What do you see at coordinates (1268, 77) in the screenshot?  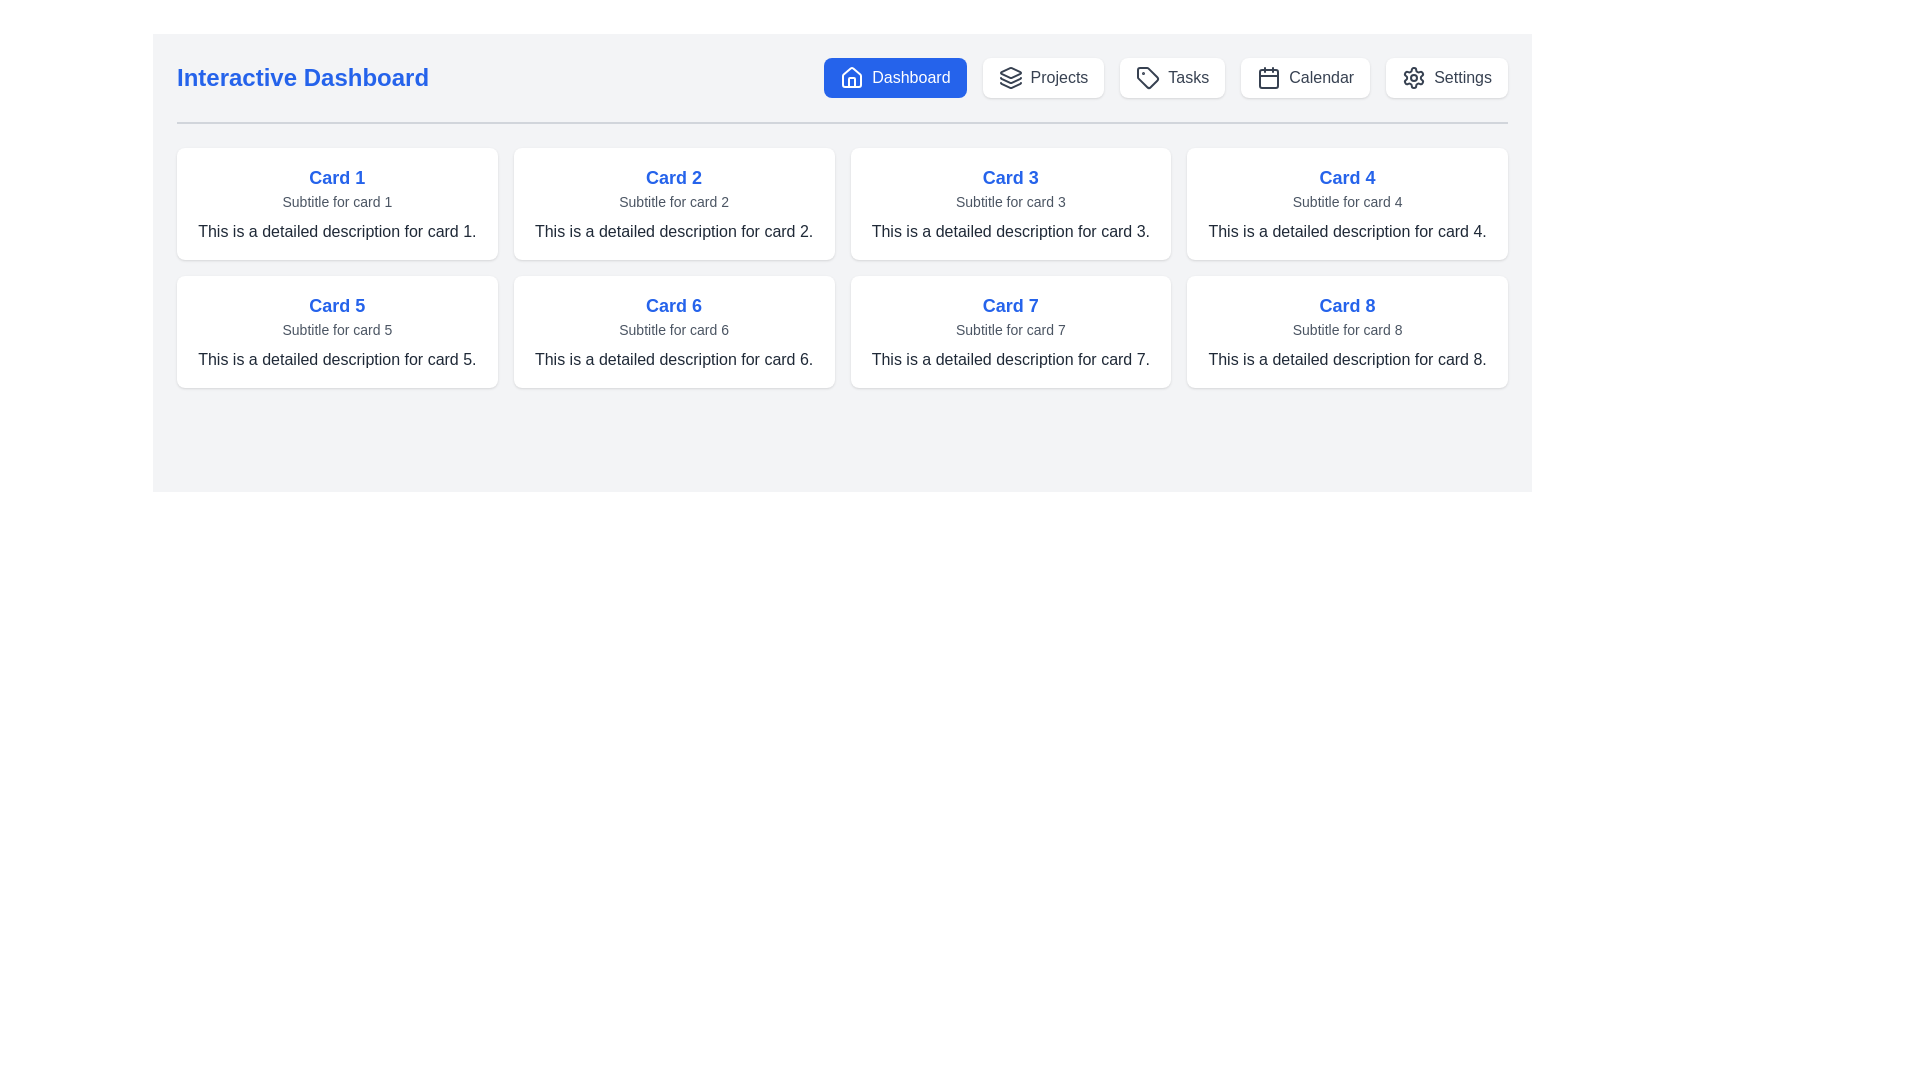 I see `the main content area of the calendar icon, which is centrally located within the Calendar button in the top navigation bar` at bounding box center [1268, 77].